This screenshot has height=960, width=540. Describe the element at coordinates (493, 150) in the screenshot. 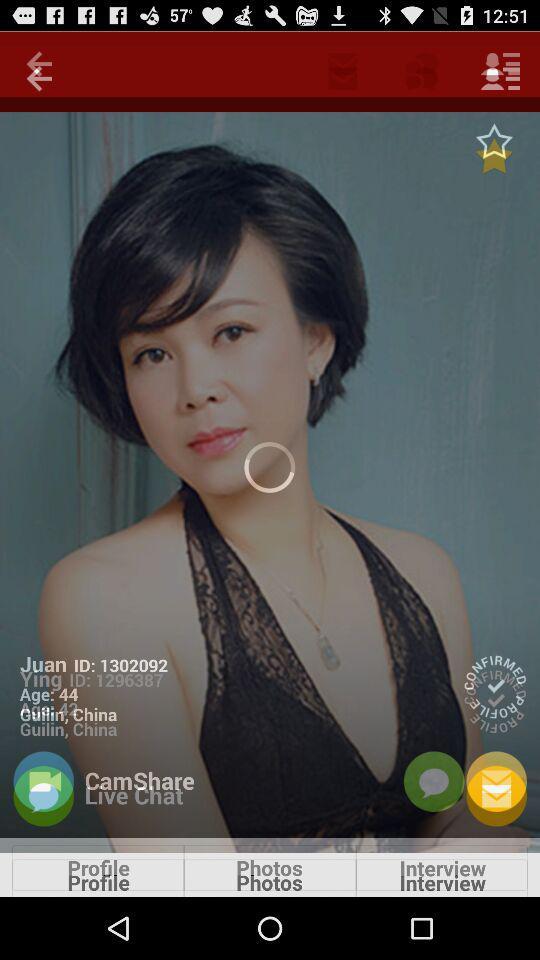

I see `the star icon` at that location.